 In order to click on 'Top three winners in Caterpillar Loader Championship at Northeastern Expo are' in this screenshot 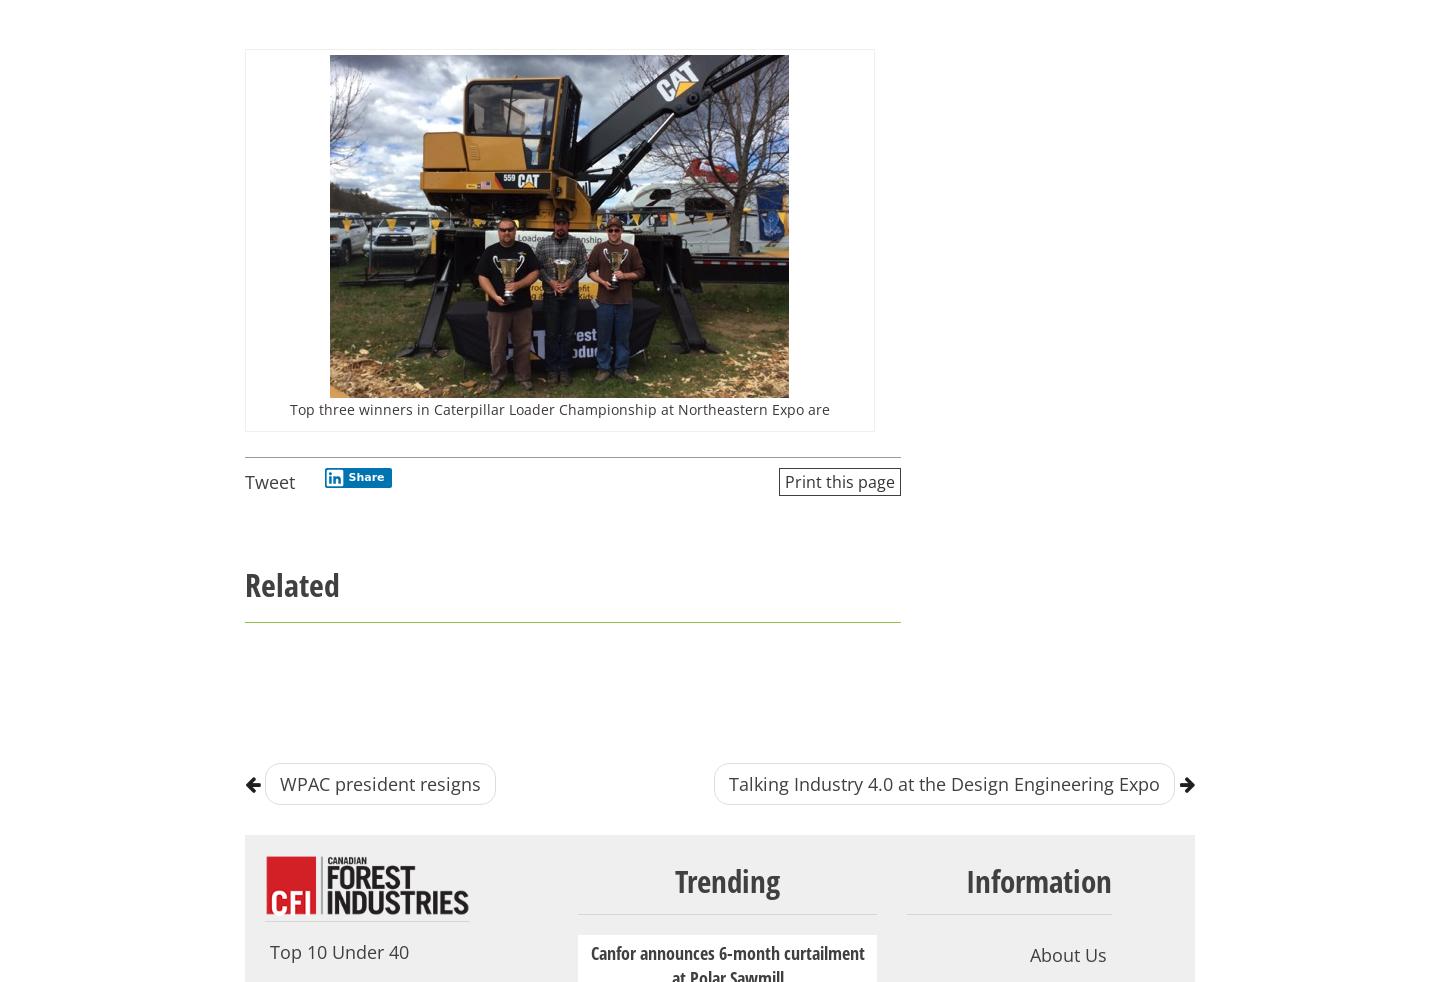, I will do `click(288, 408)`.